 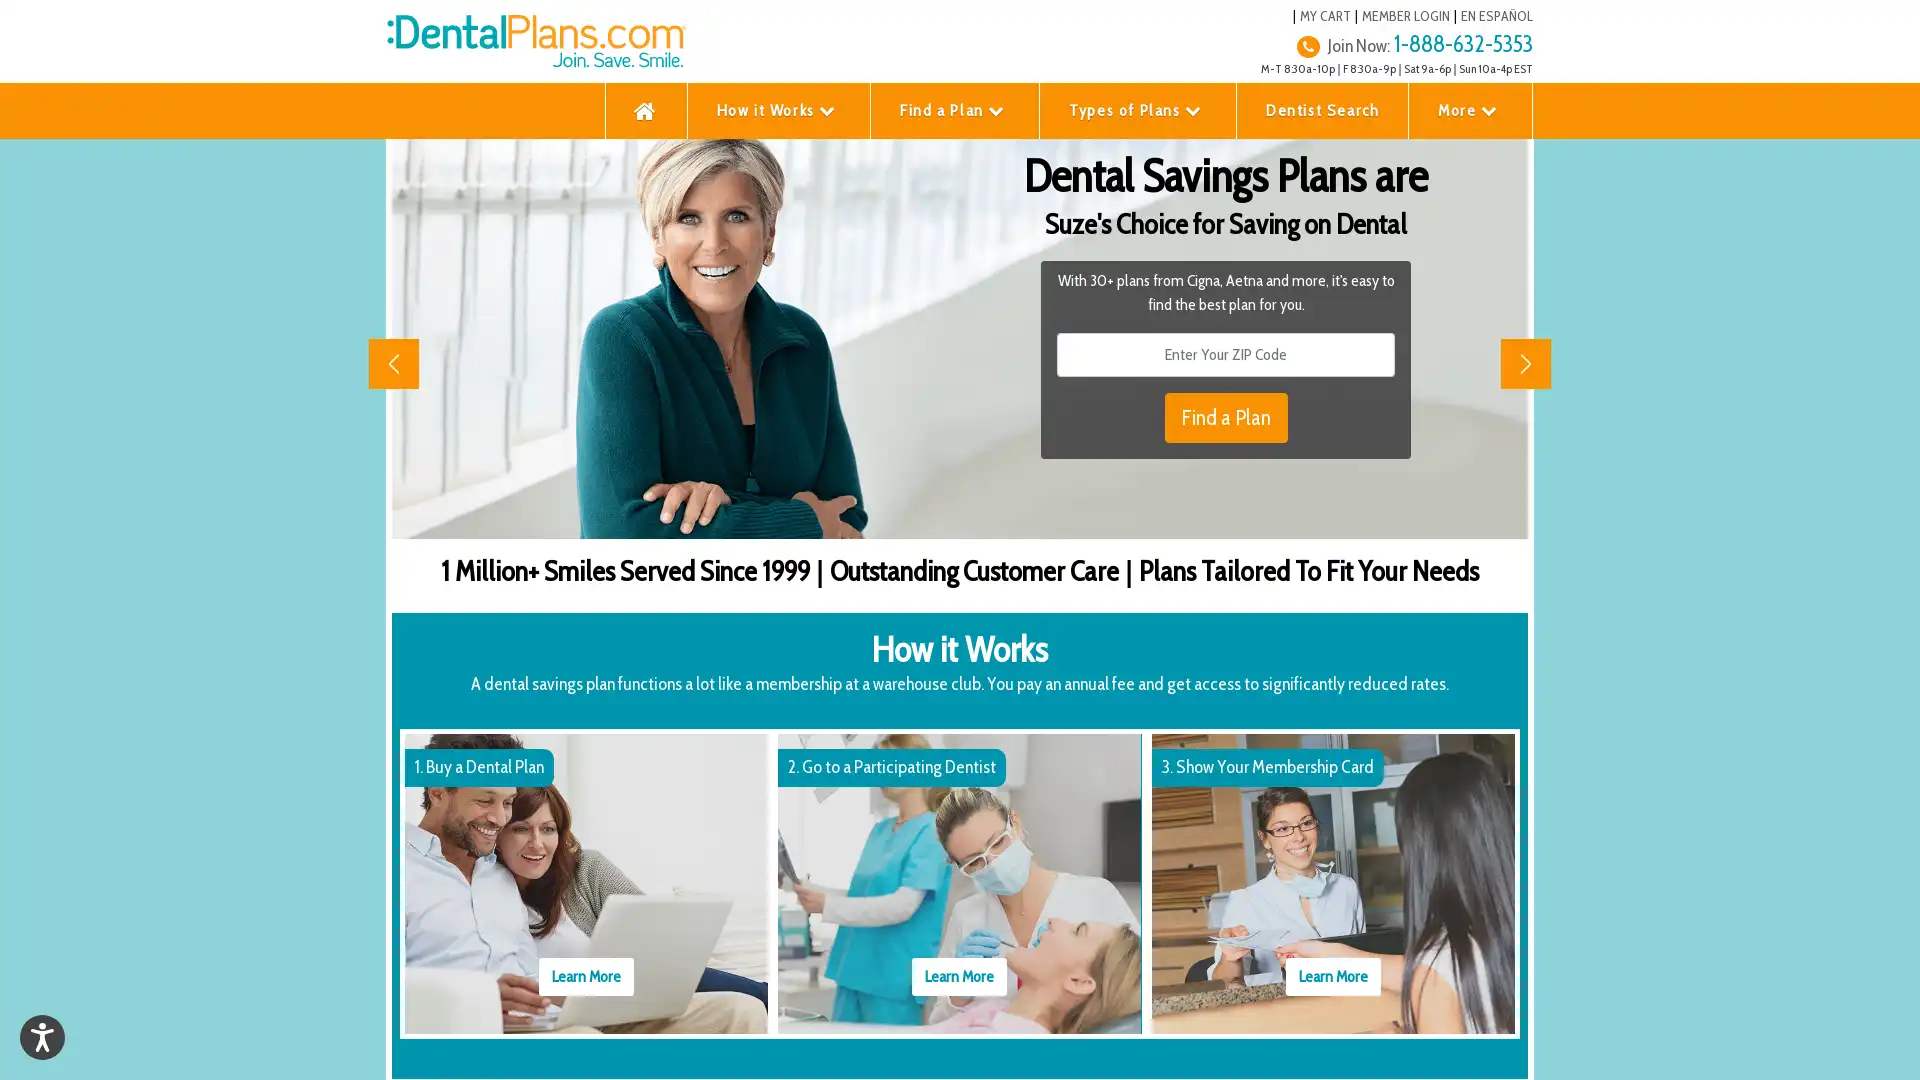 I want to click on Learn More, so click(x=1332, y=974).